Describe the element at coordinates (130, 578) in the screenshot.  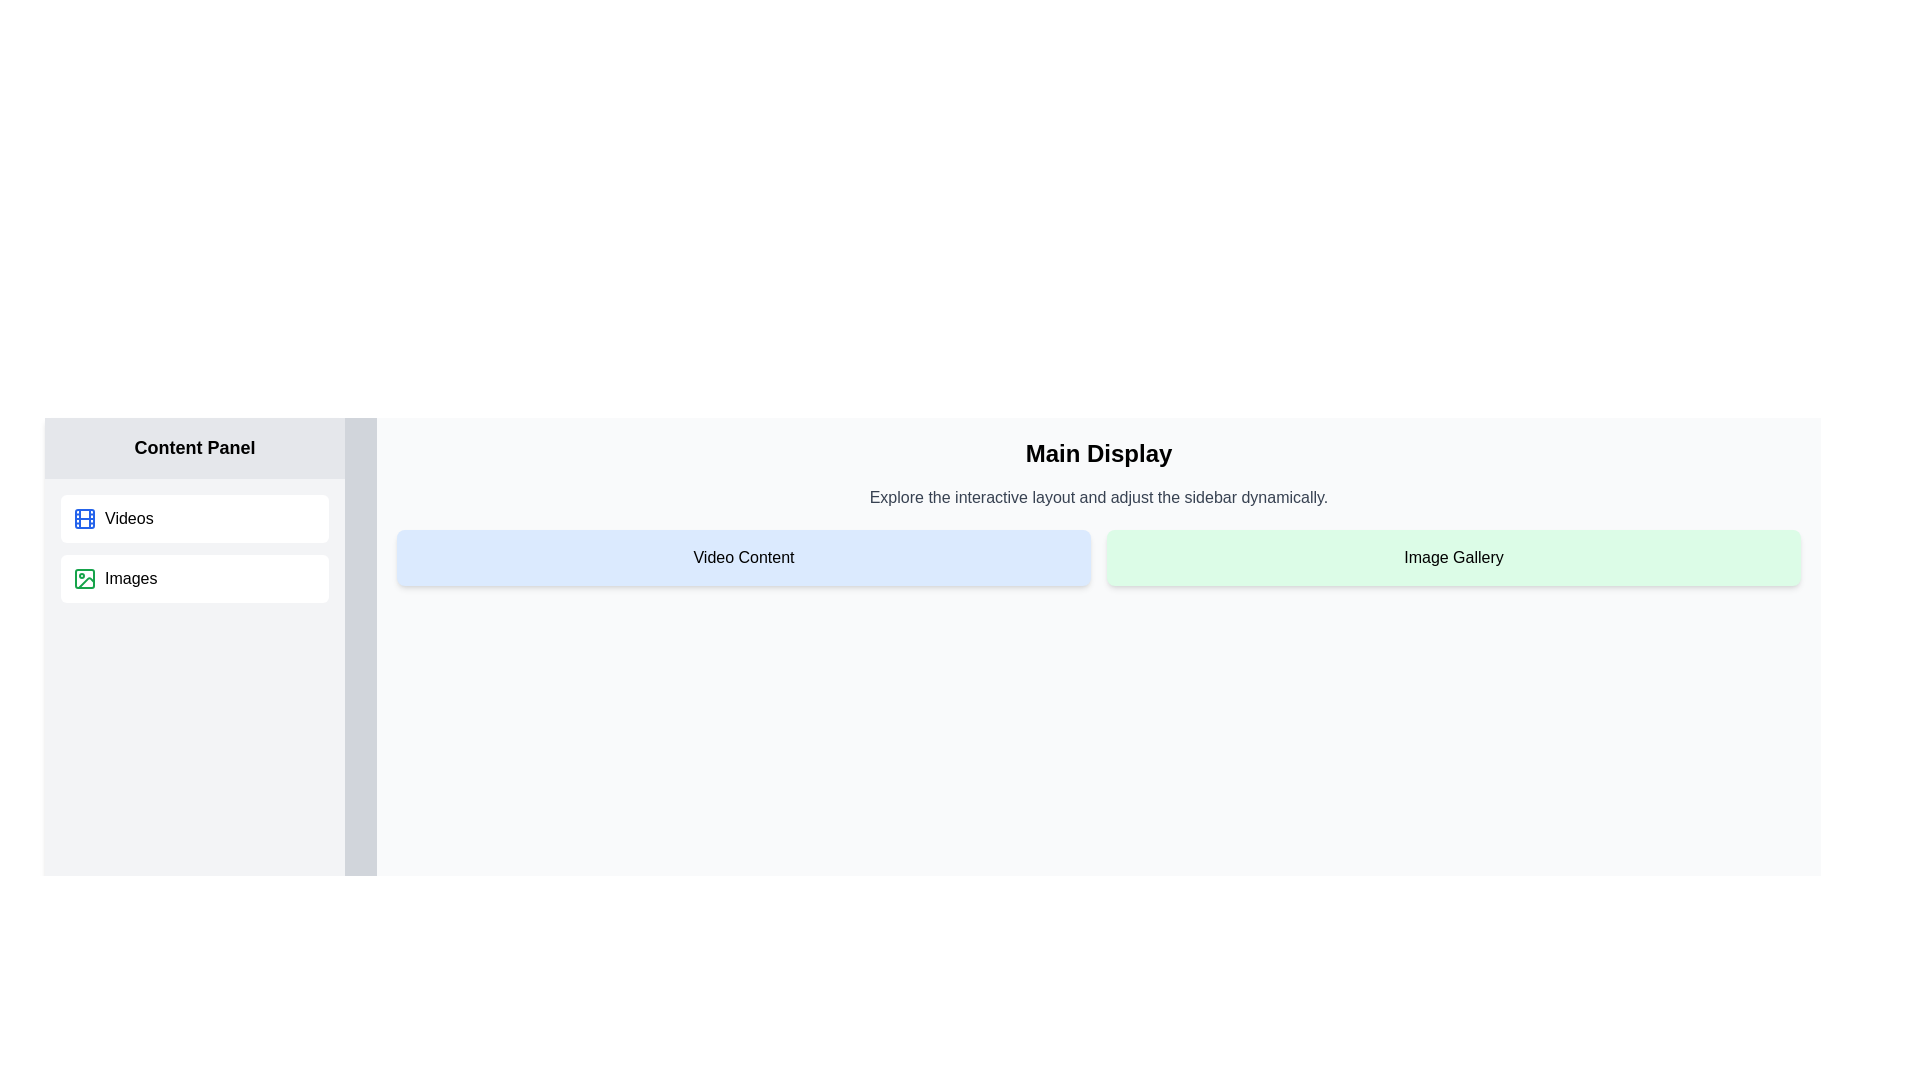
I see `the 'Images' text label located in the 'Content Panel' section` at that location.